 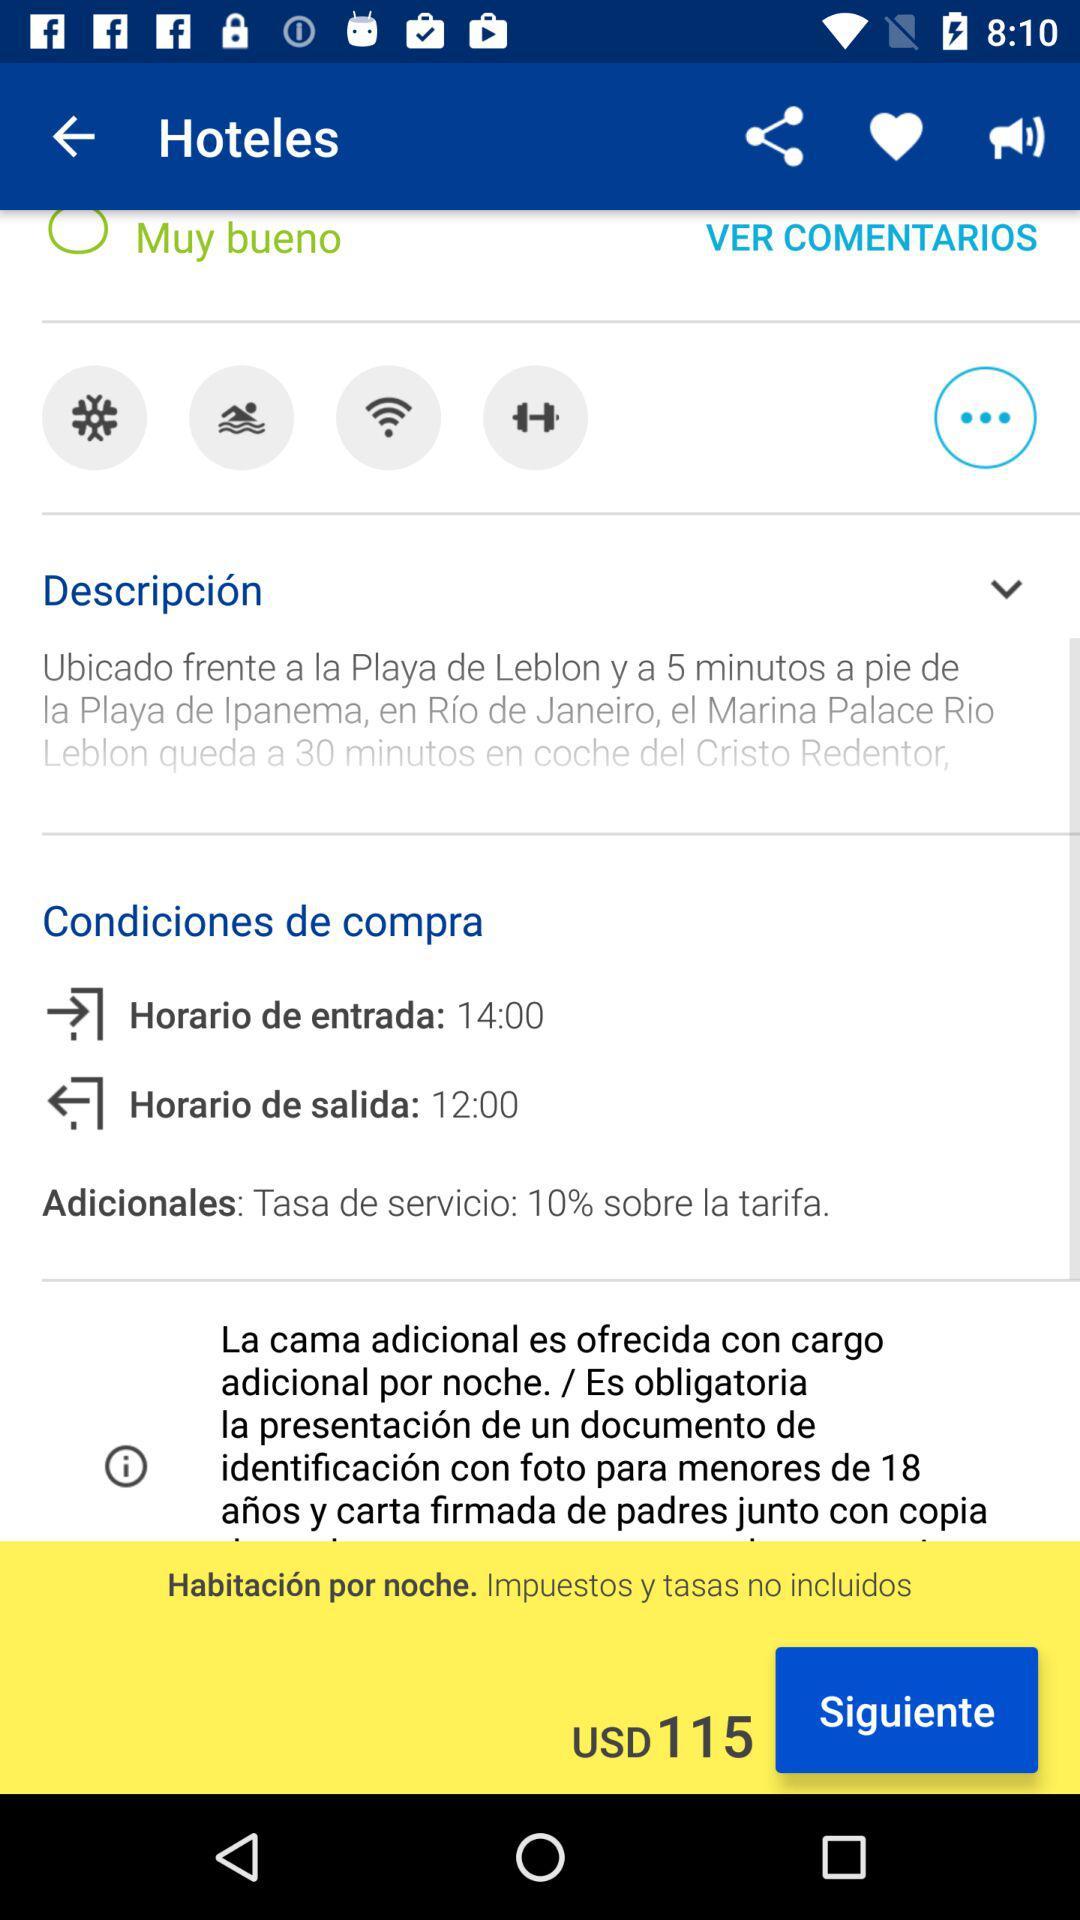 What do you see at coordinates (870, 253) in the screenshot?
I see `ver comentarios icon` at bounding box center [870, 253].